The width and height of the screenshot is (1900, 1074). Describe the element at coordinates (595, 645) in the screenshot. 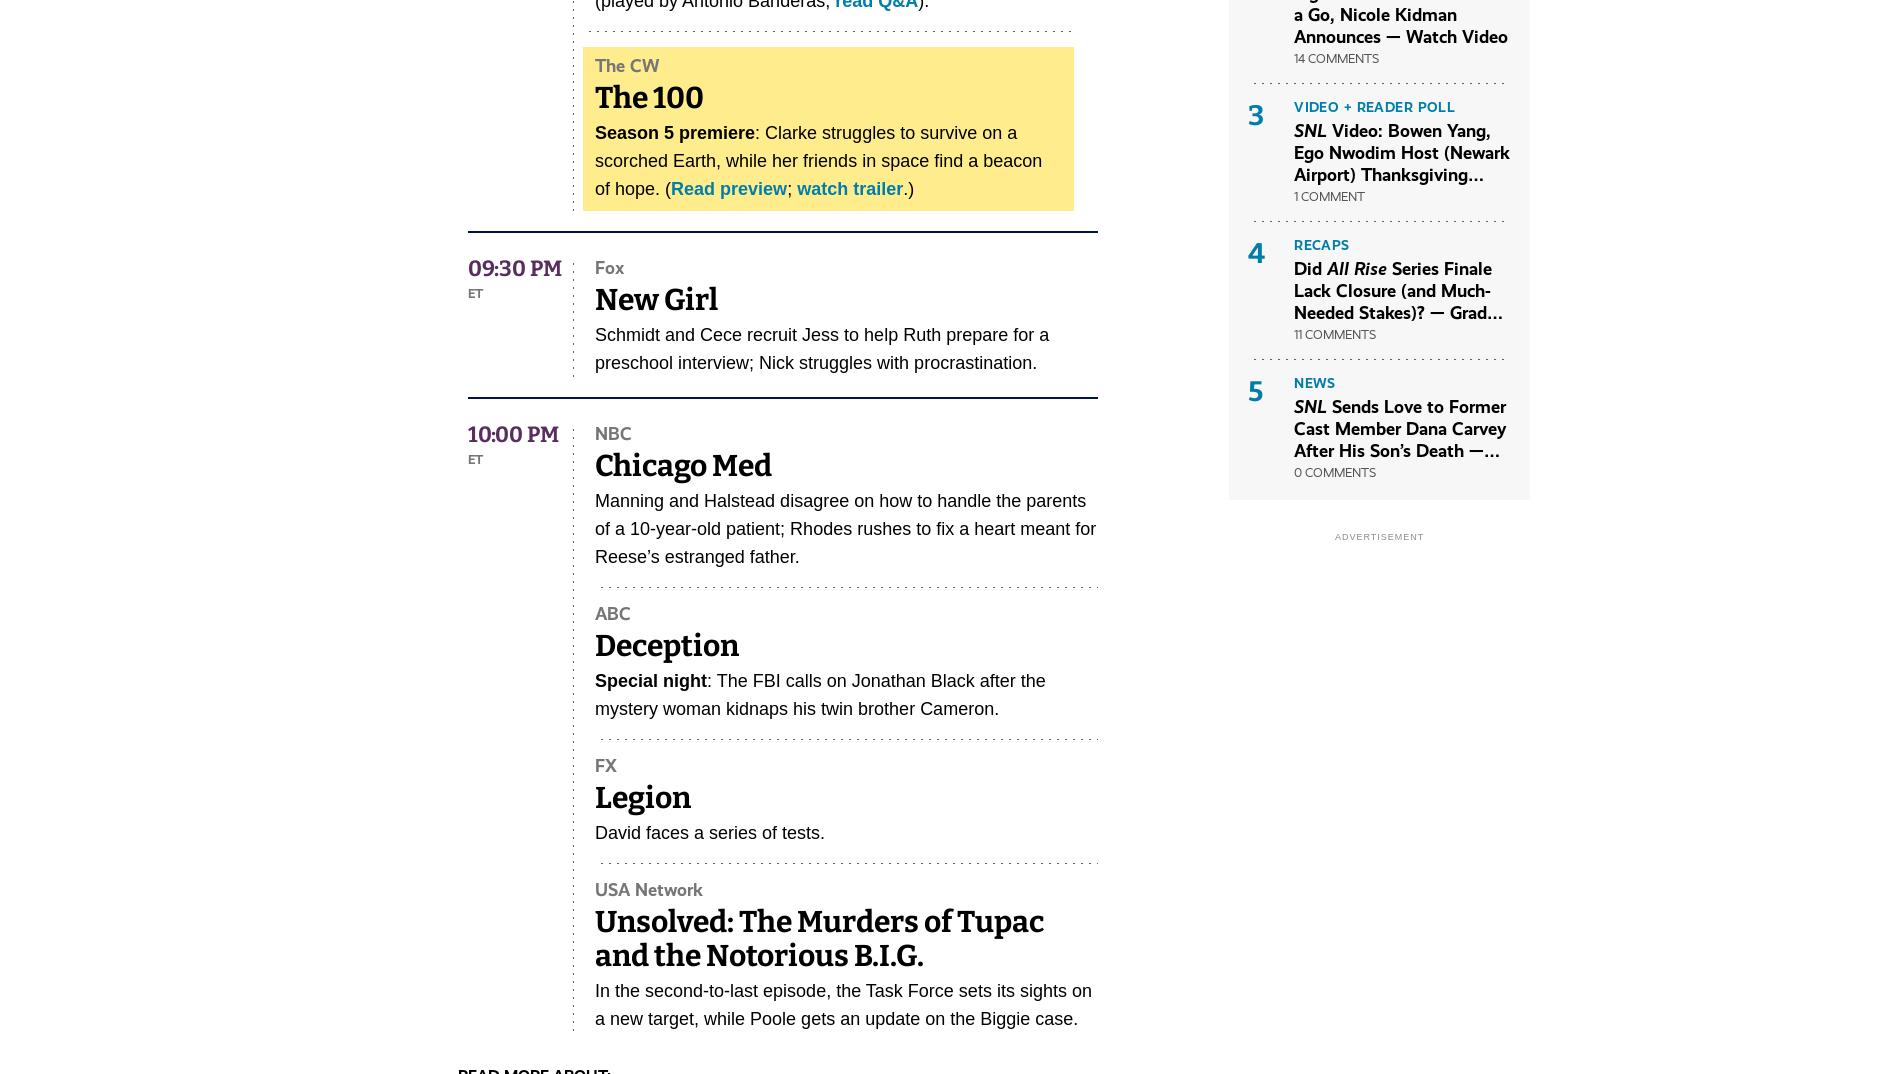

I see `'Deception'` at that location.